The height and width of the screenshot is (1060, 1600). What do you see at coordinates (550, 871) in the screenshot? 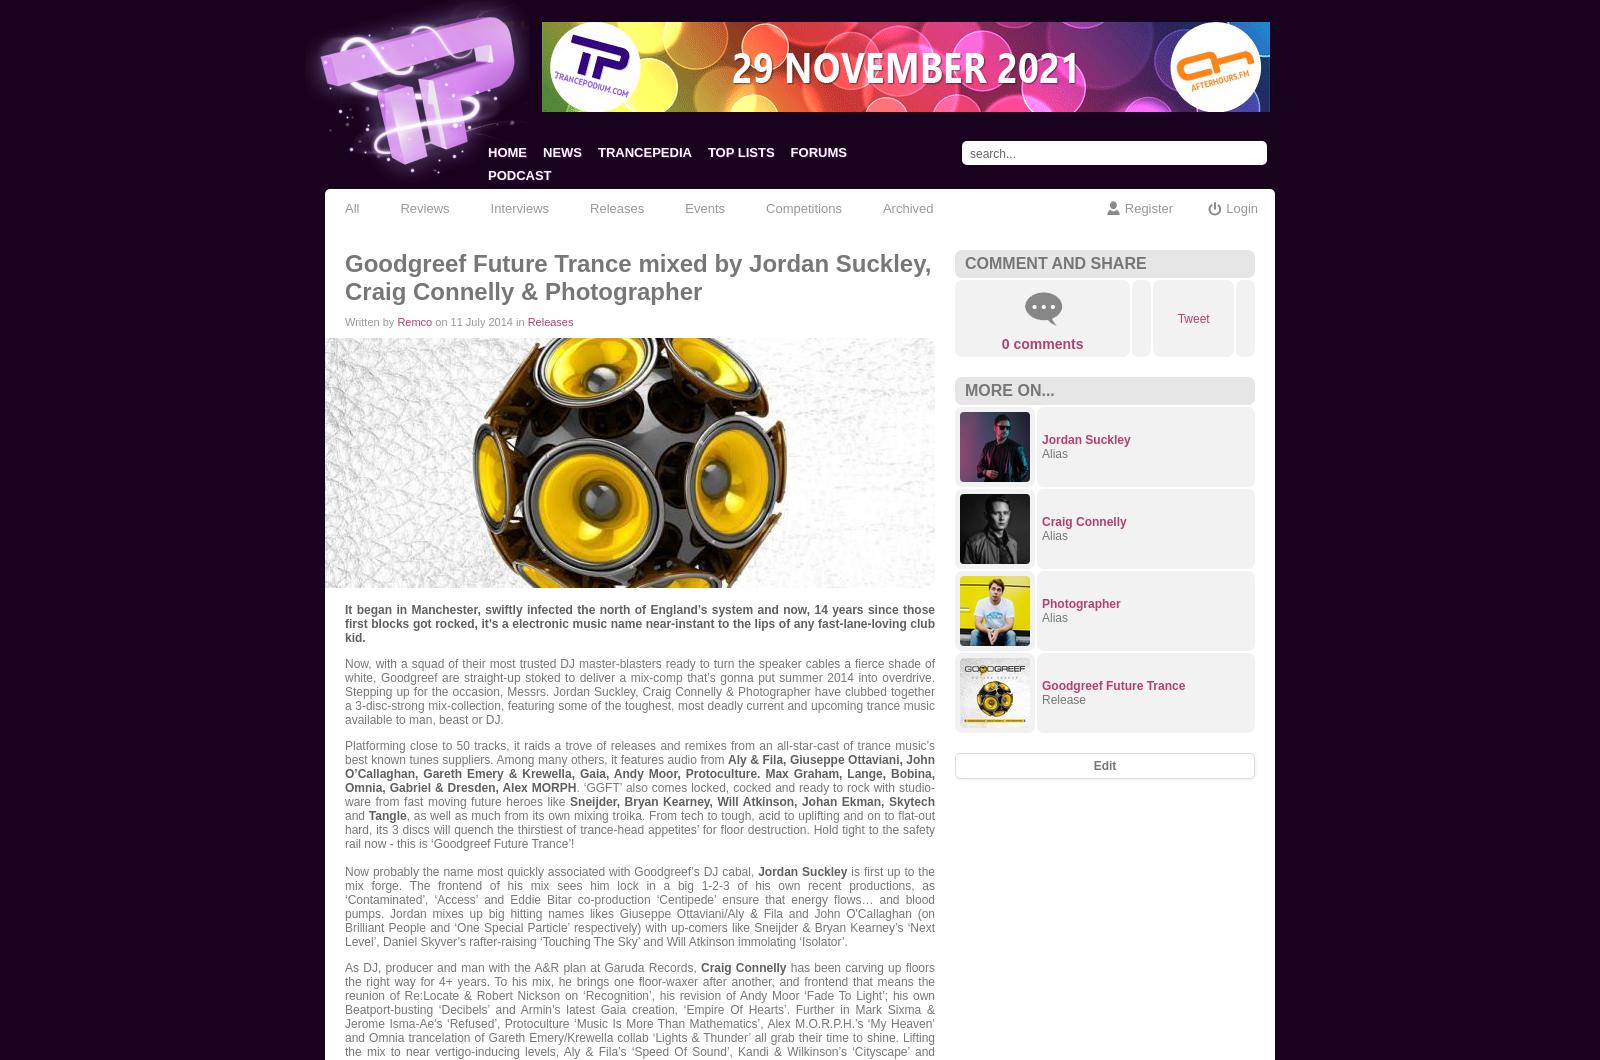
I see `'Now probably the name most quickly associated with Goodgreef’s DJ cabal,'` at bounding box center [550, 871].